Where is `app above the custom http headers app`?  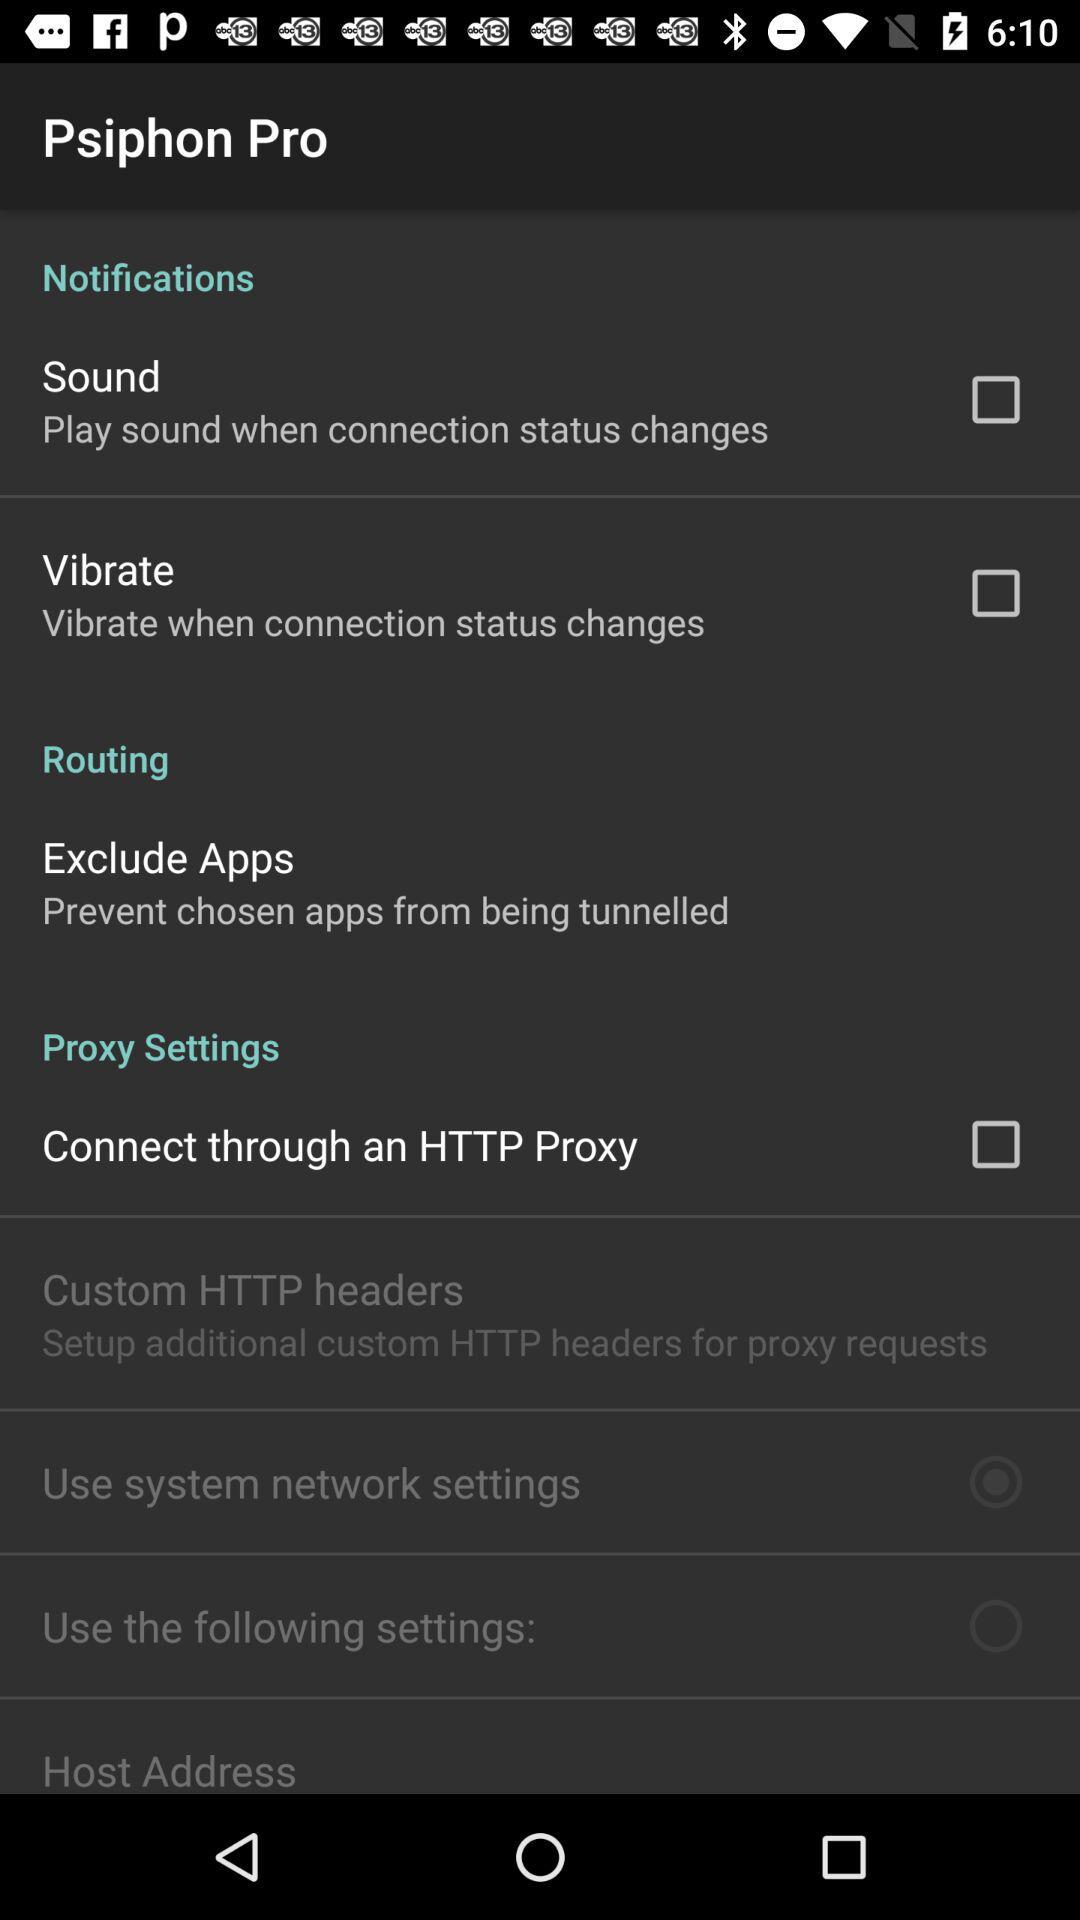
app above the custom http headers app is located at coordinates (339, 1144).